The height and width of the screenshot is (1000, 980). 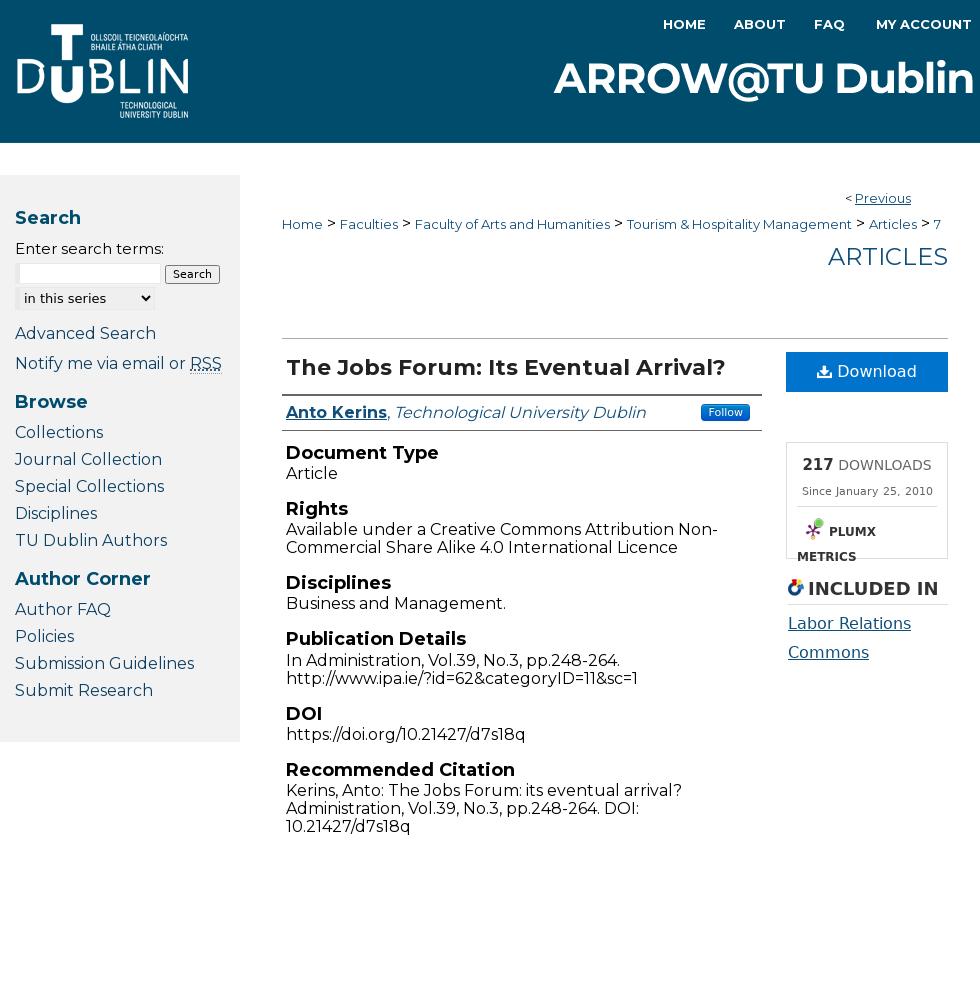 I want to click on 'Submit Research', so click(x=83, y=688).